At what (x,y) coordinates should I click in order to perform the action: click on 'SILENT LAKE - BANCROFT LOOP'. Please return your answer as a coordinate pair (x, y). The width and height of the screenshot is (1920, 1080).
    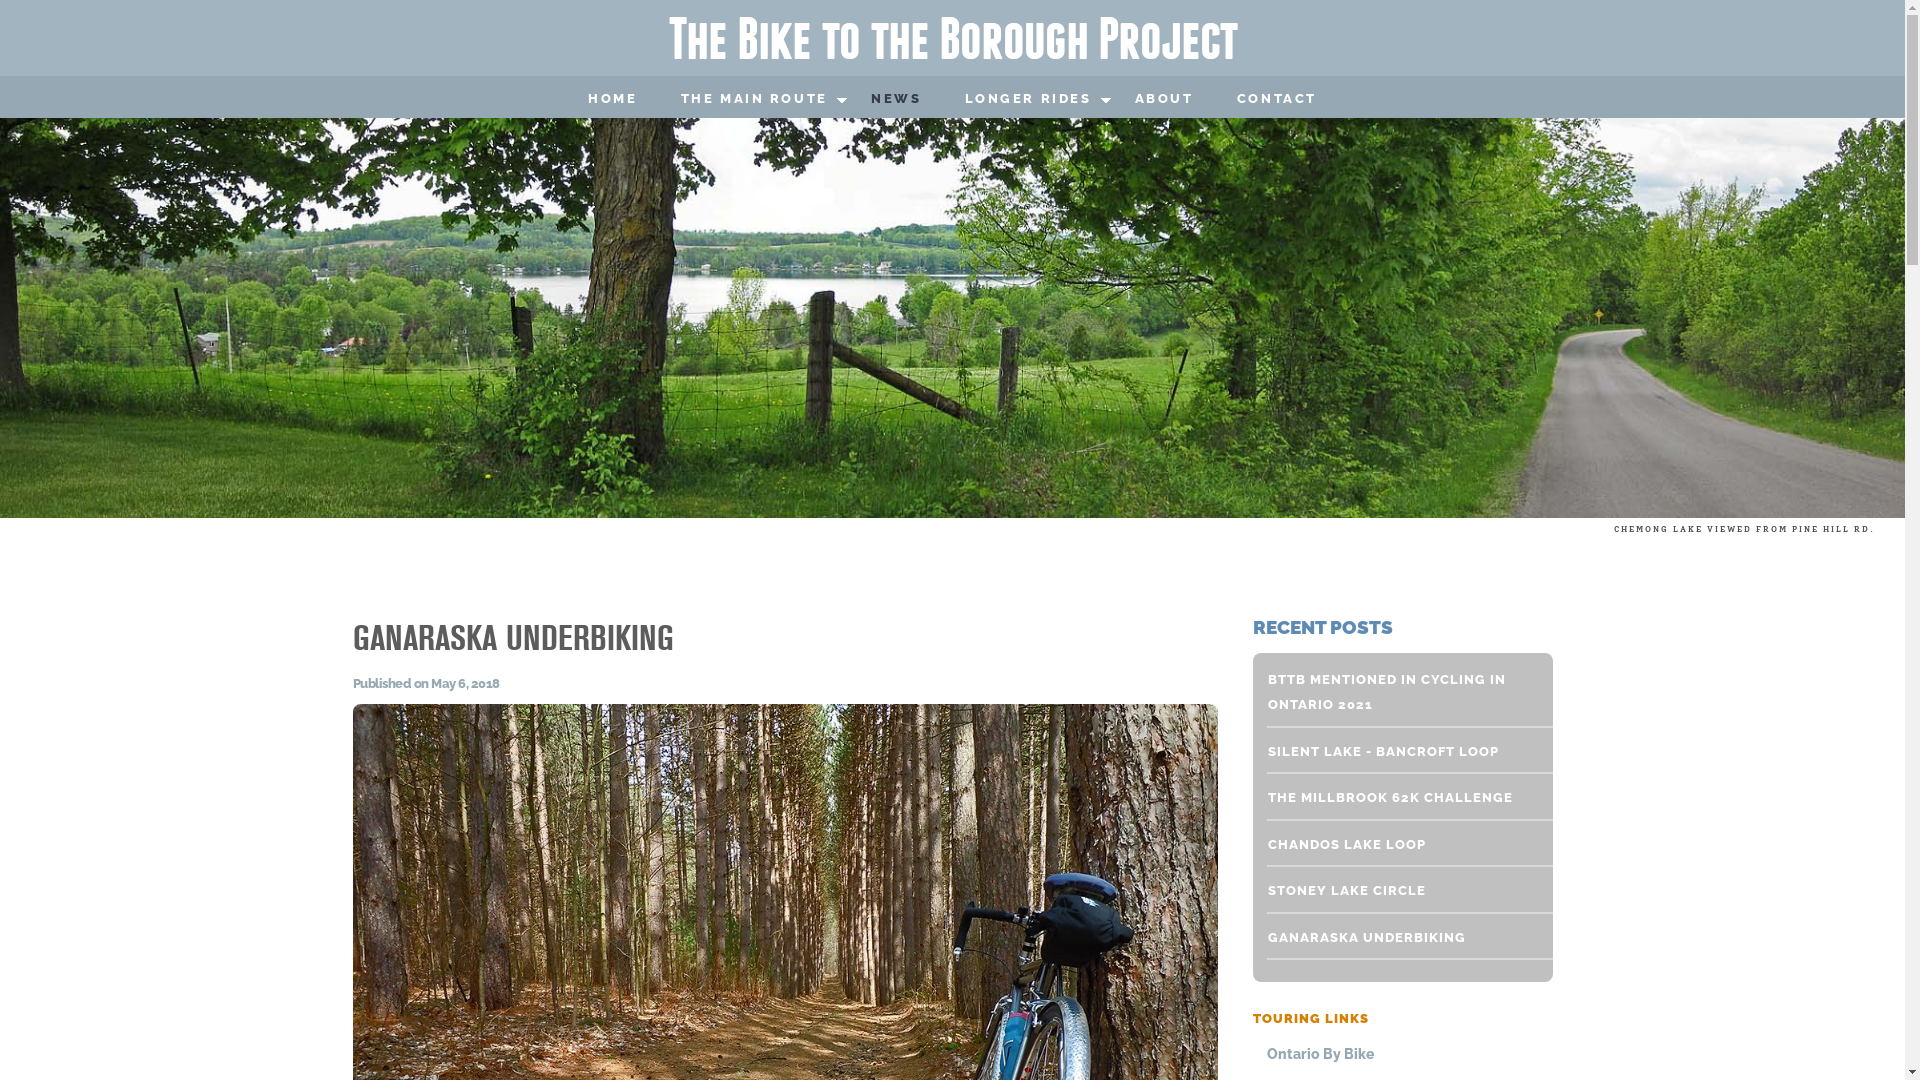
    Looking at the image, I should click on (1397, 752).